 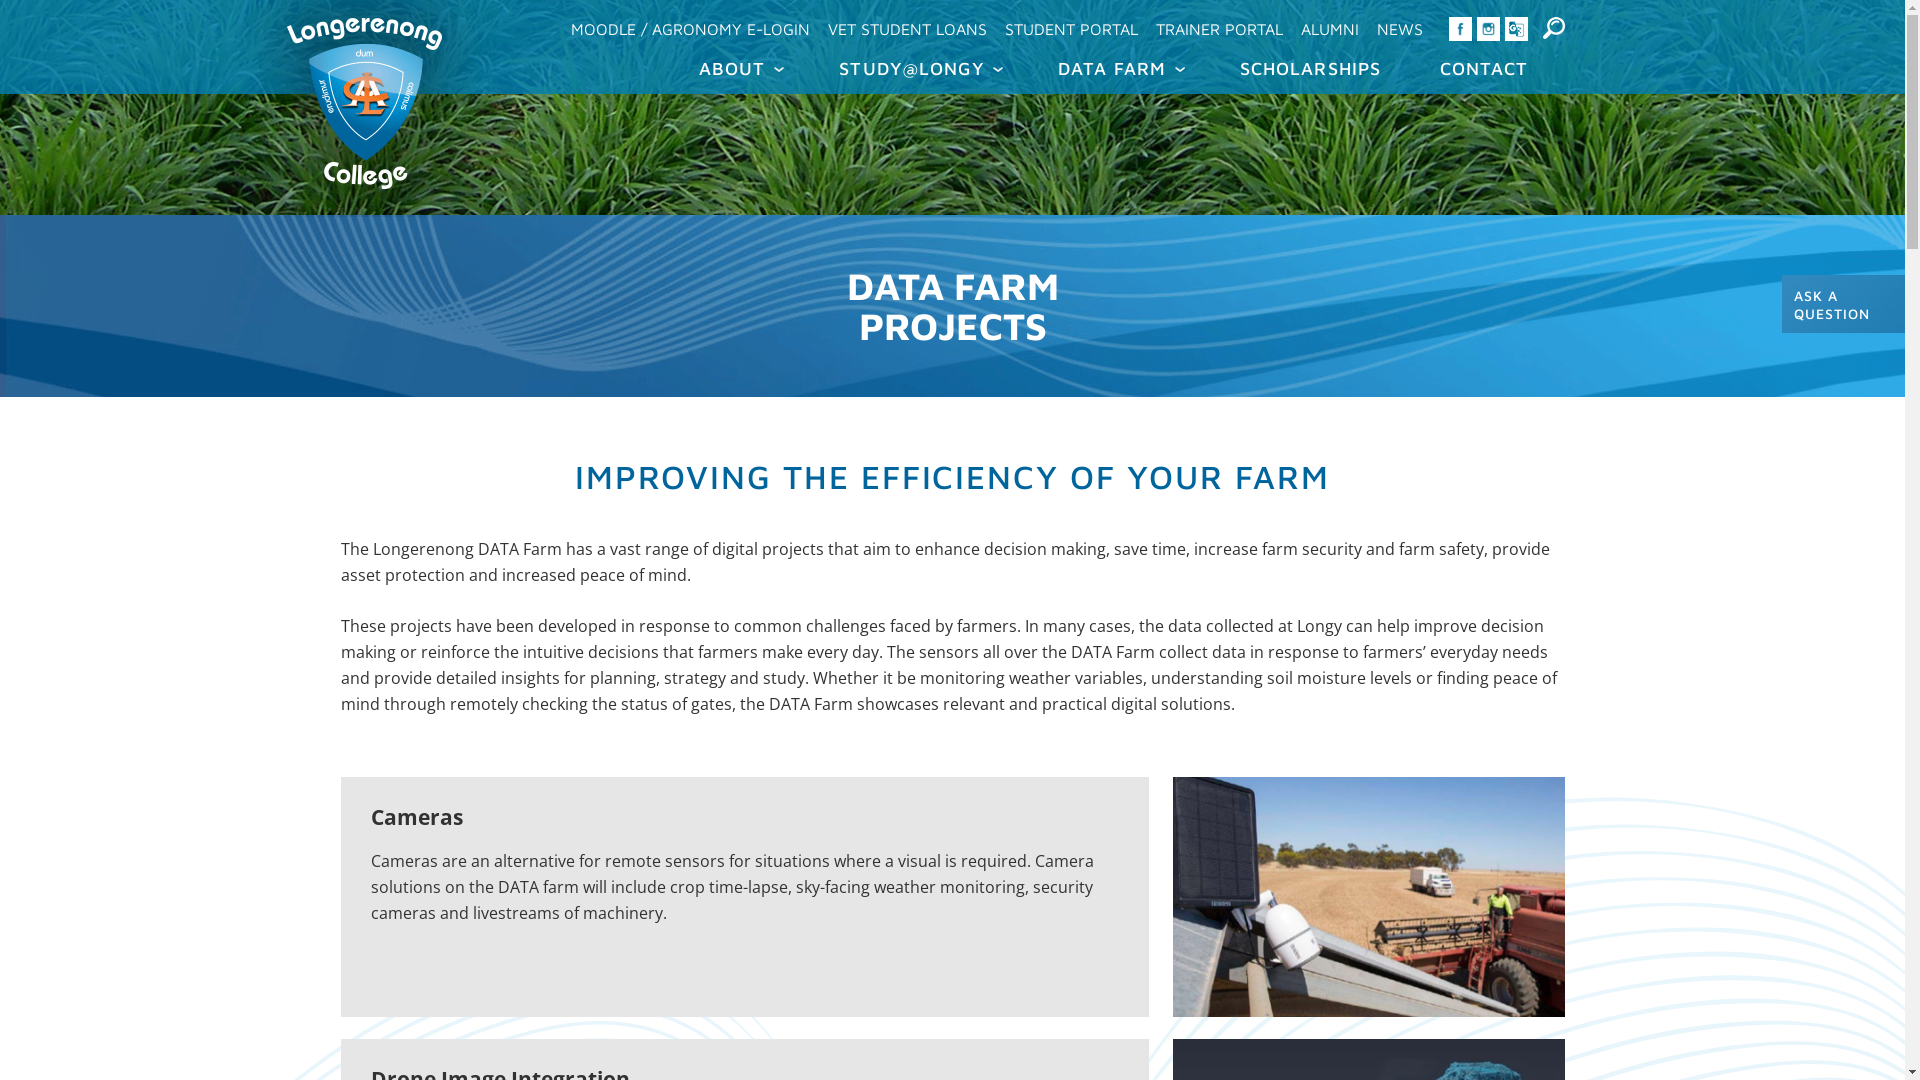 What do you see at coordinates (1399, 29) in the screenshot?
I see `'NEWS'` at bounding box center [1399, 29].